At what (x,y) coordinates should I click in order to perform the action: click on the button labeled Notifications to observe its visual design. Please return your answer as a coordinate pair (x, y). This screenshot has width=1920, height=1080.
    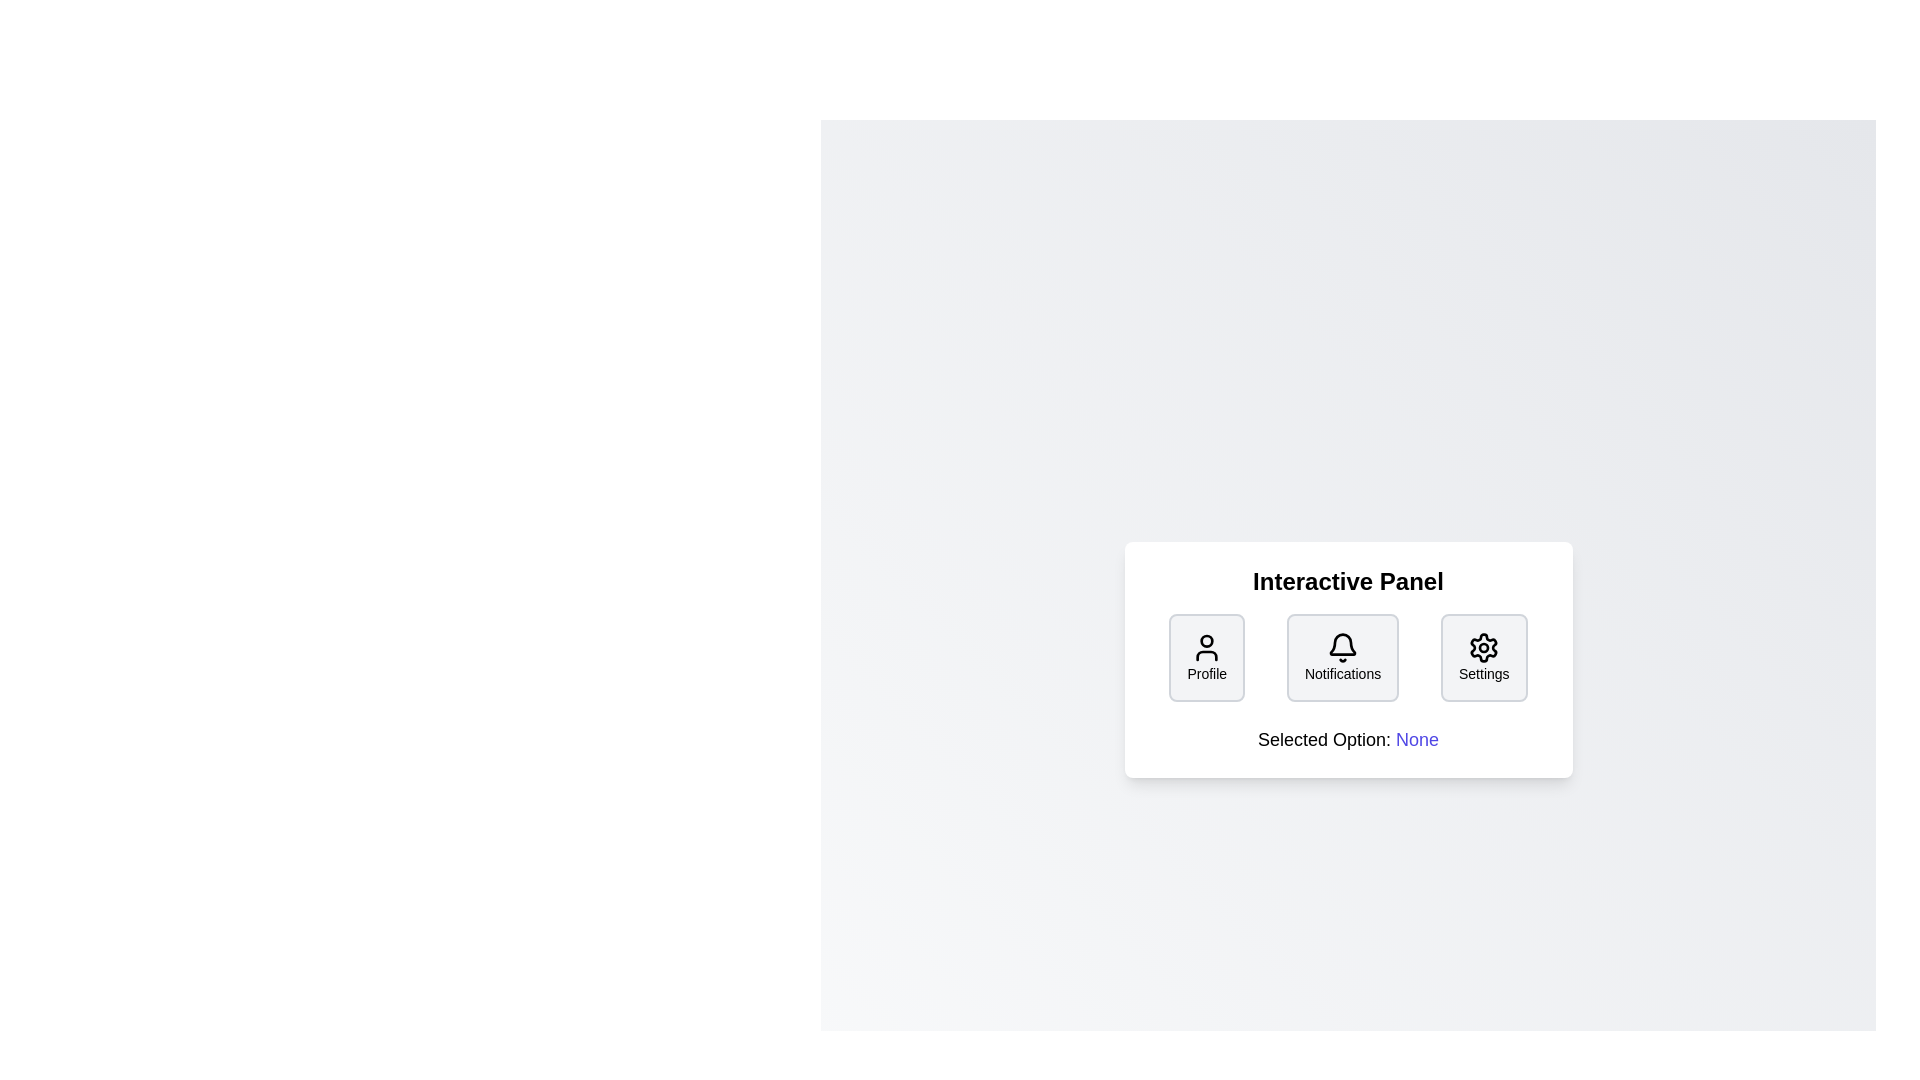
    Looking at the image, I should click on (1343, 658).